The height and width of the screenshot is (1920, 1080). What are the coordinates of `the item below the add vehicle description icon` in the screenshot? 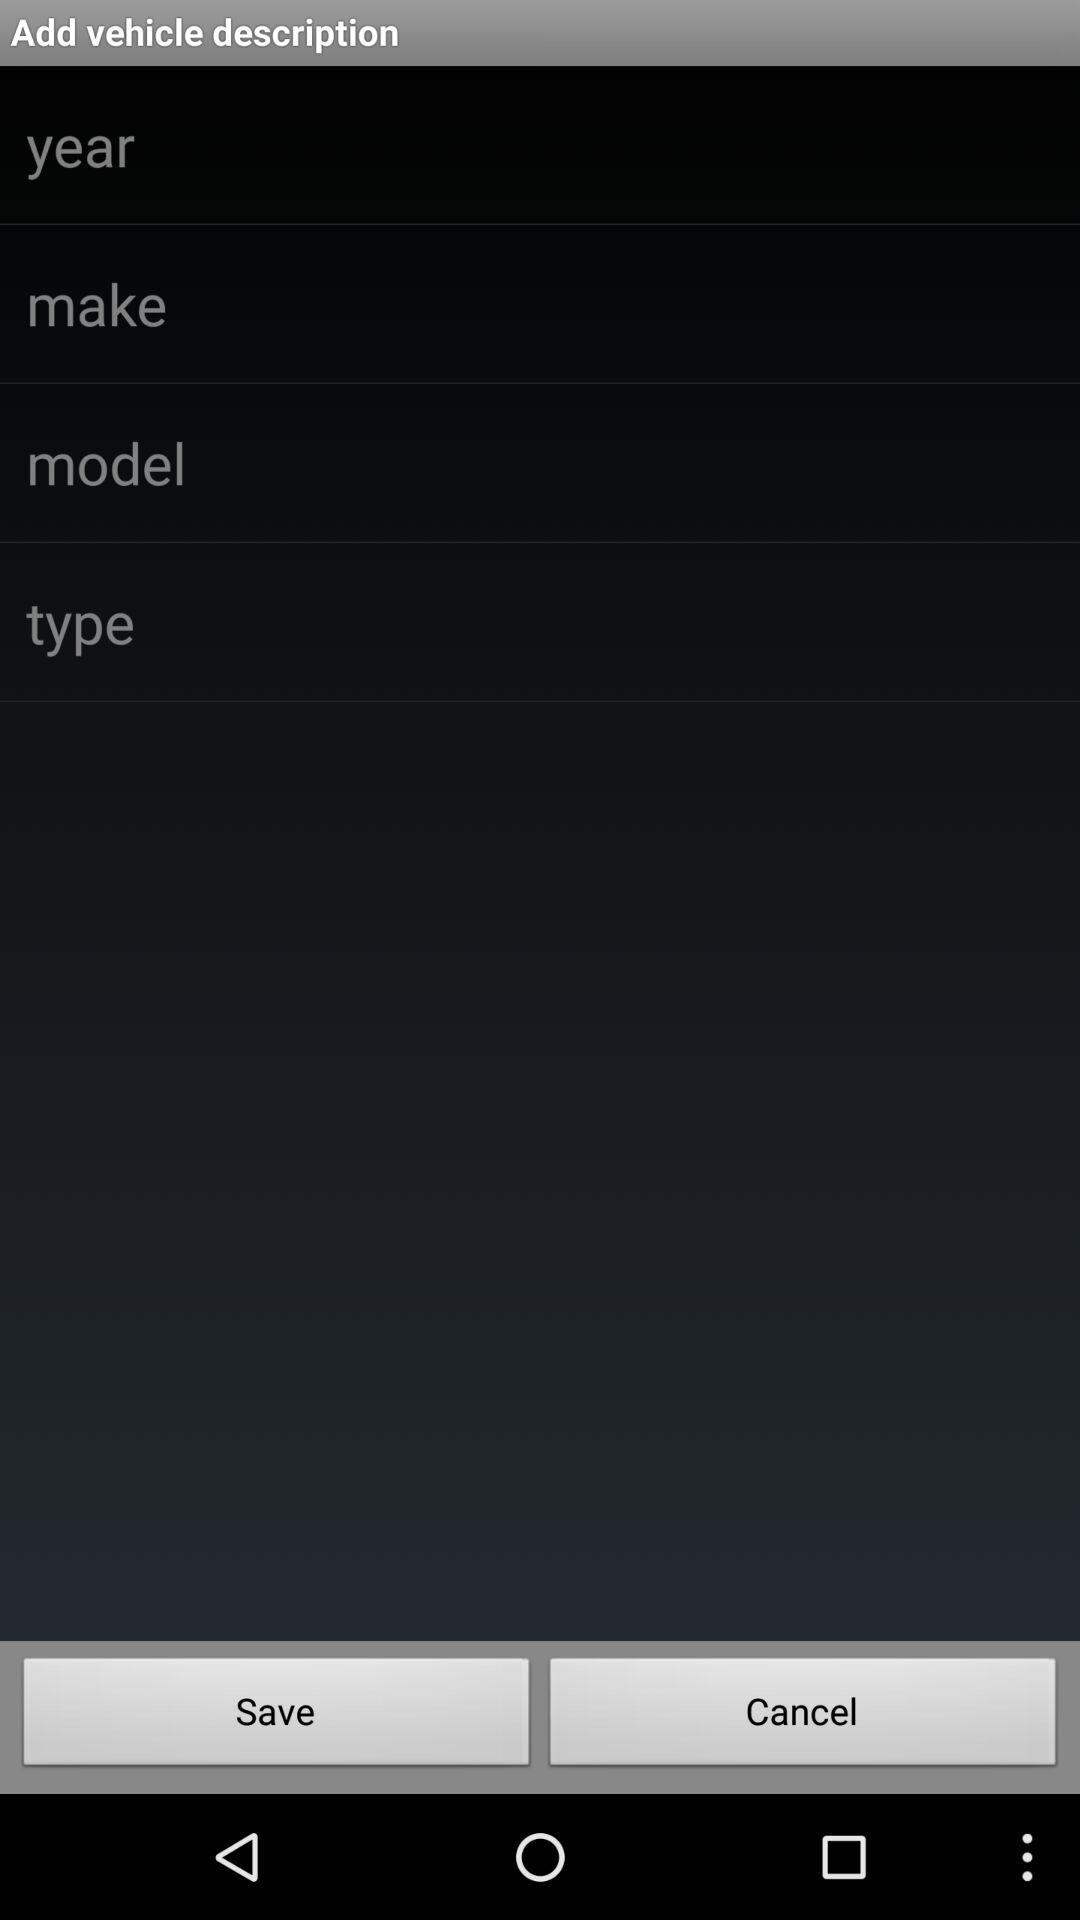 It's located at (802, 1716).